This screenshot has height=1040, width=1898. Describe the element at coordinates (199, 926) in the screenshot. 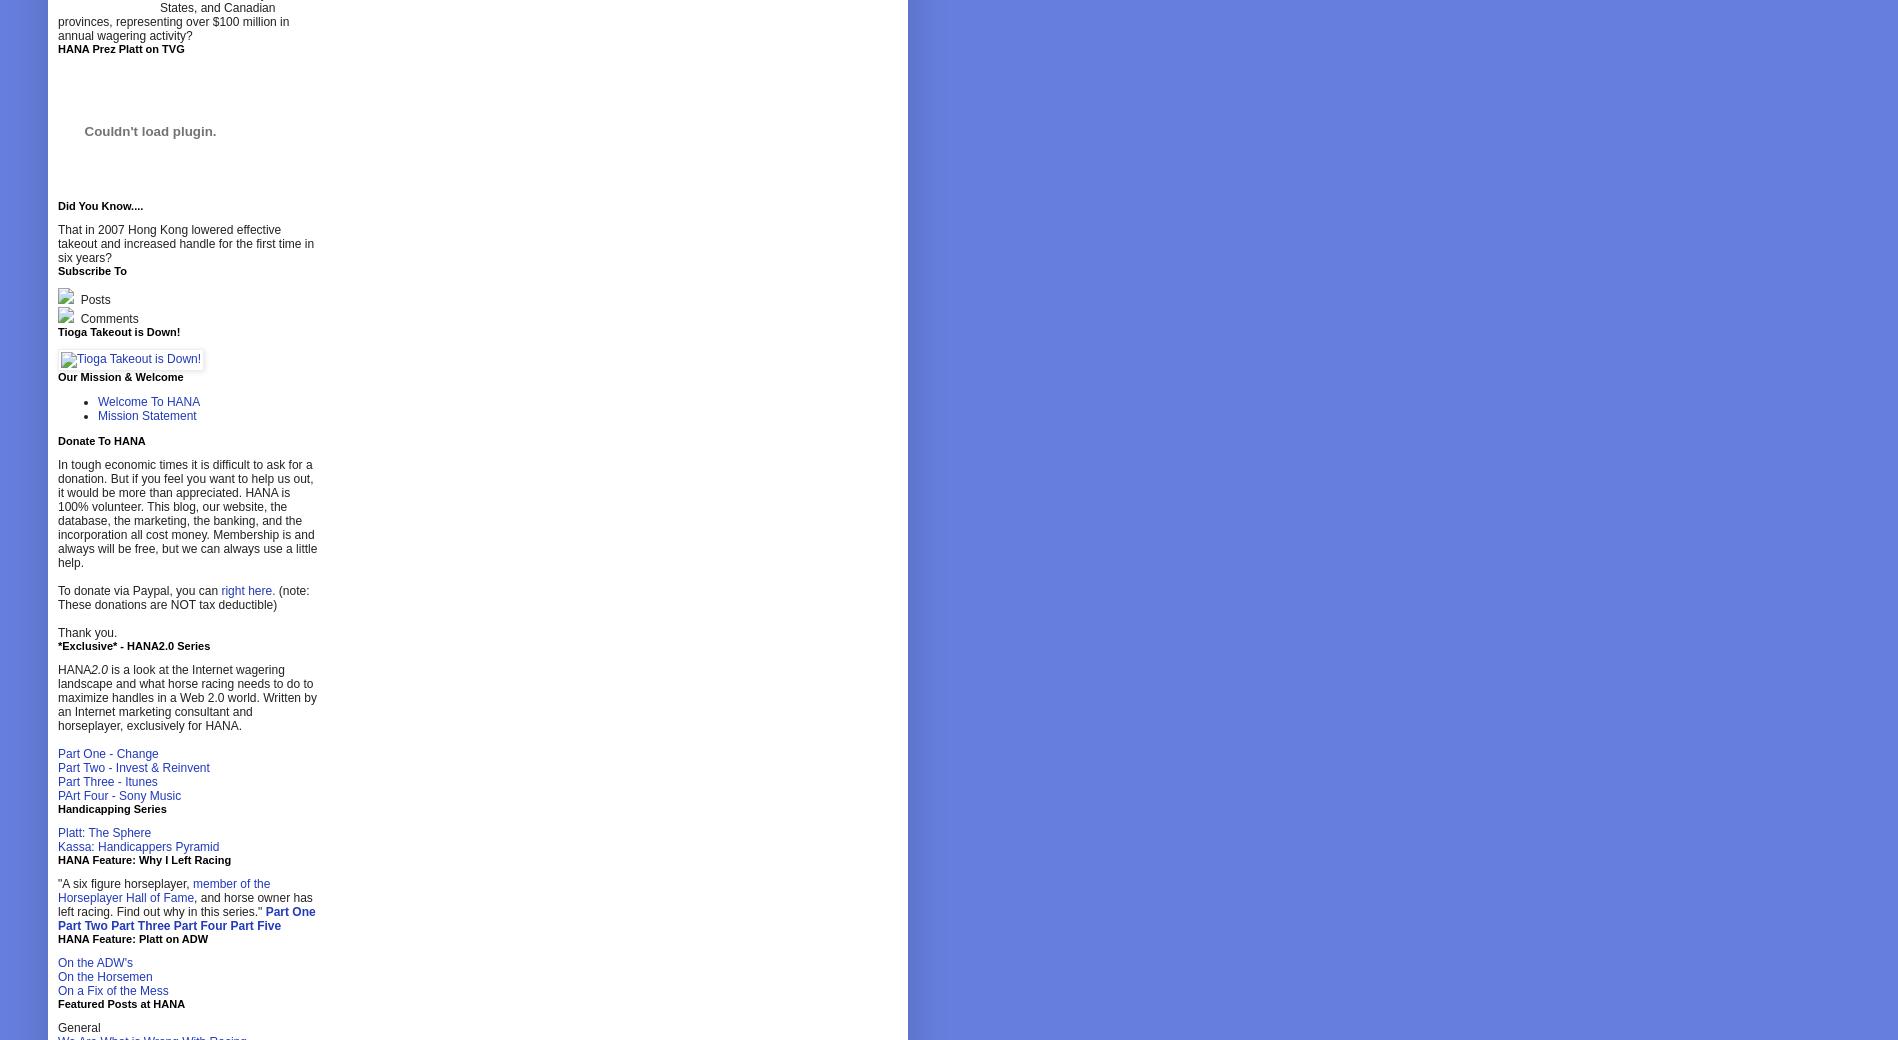

I see `'Part Four'` at that location.